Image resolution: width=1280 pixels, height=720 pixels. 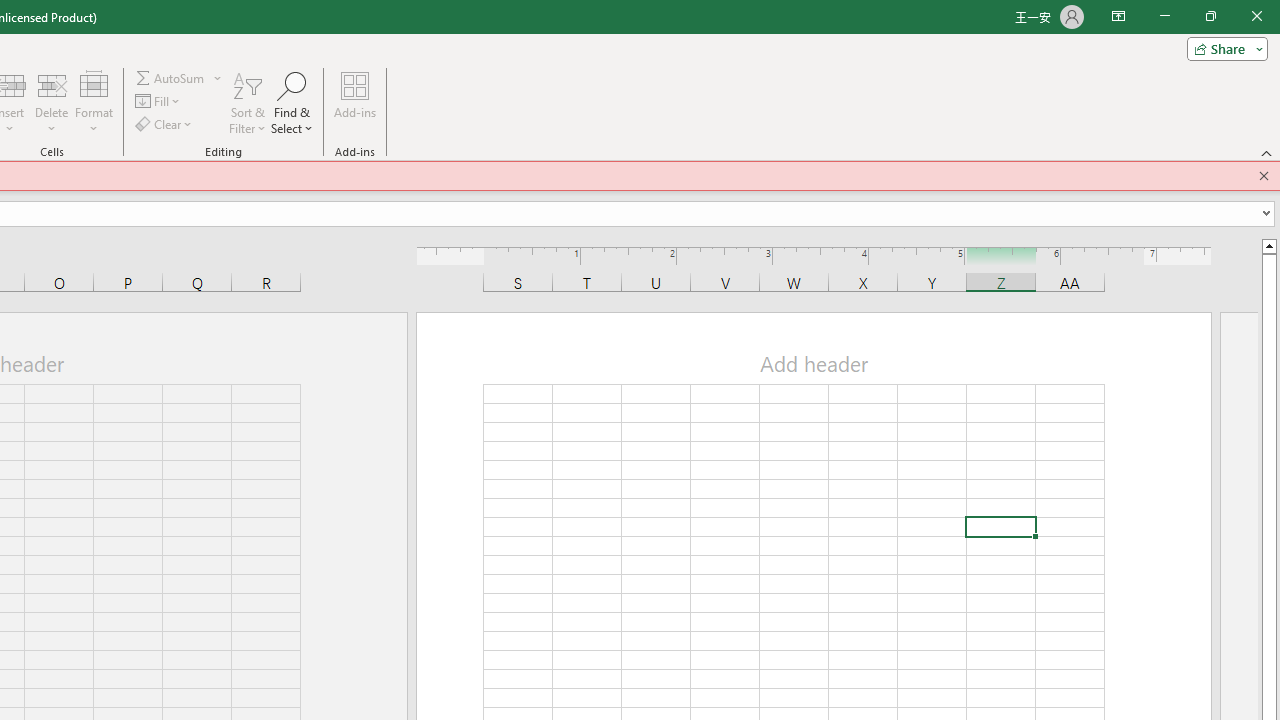 What do you see at coordinates (179, 77) in the screenshot?
I see `'AutoSum'` at bounding box center [179, 77].